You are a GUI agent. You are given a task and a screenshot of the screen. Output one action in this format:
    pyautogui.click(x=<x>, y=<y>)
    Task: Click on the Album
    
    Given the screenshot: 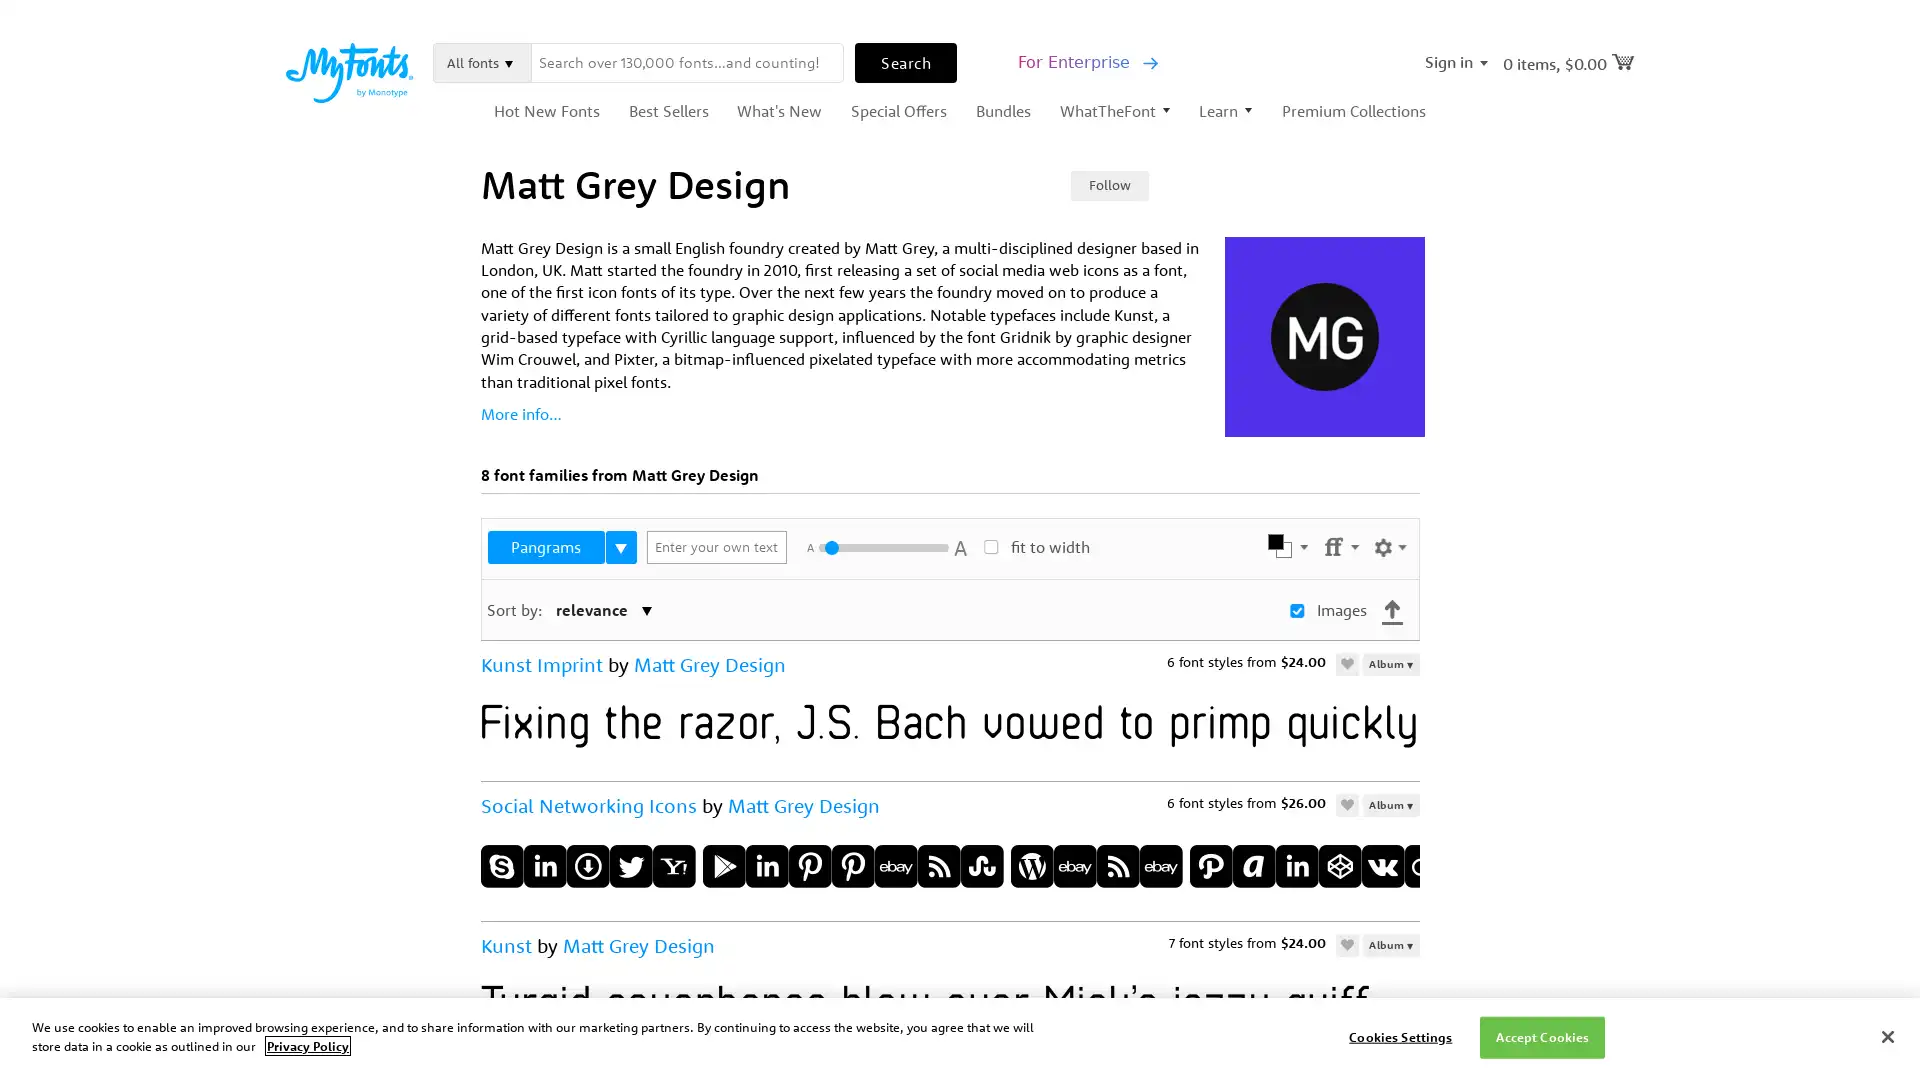 What is the action you would take?
    pyautogui.click(x=1390, y=663)
    